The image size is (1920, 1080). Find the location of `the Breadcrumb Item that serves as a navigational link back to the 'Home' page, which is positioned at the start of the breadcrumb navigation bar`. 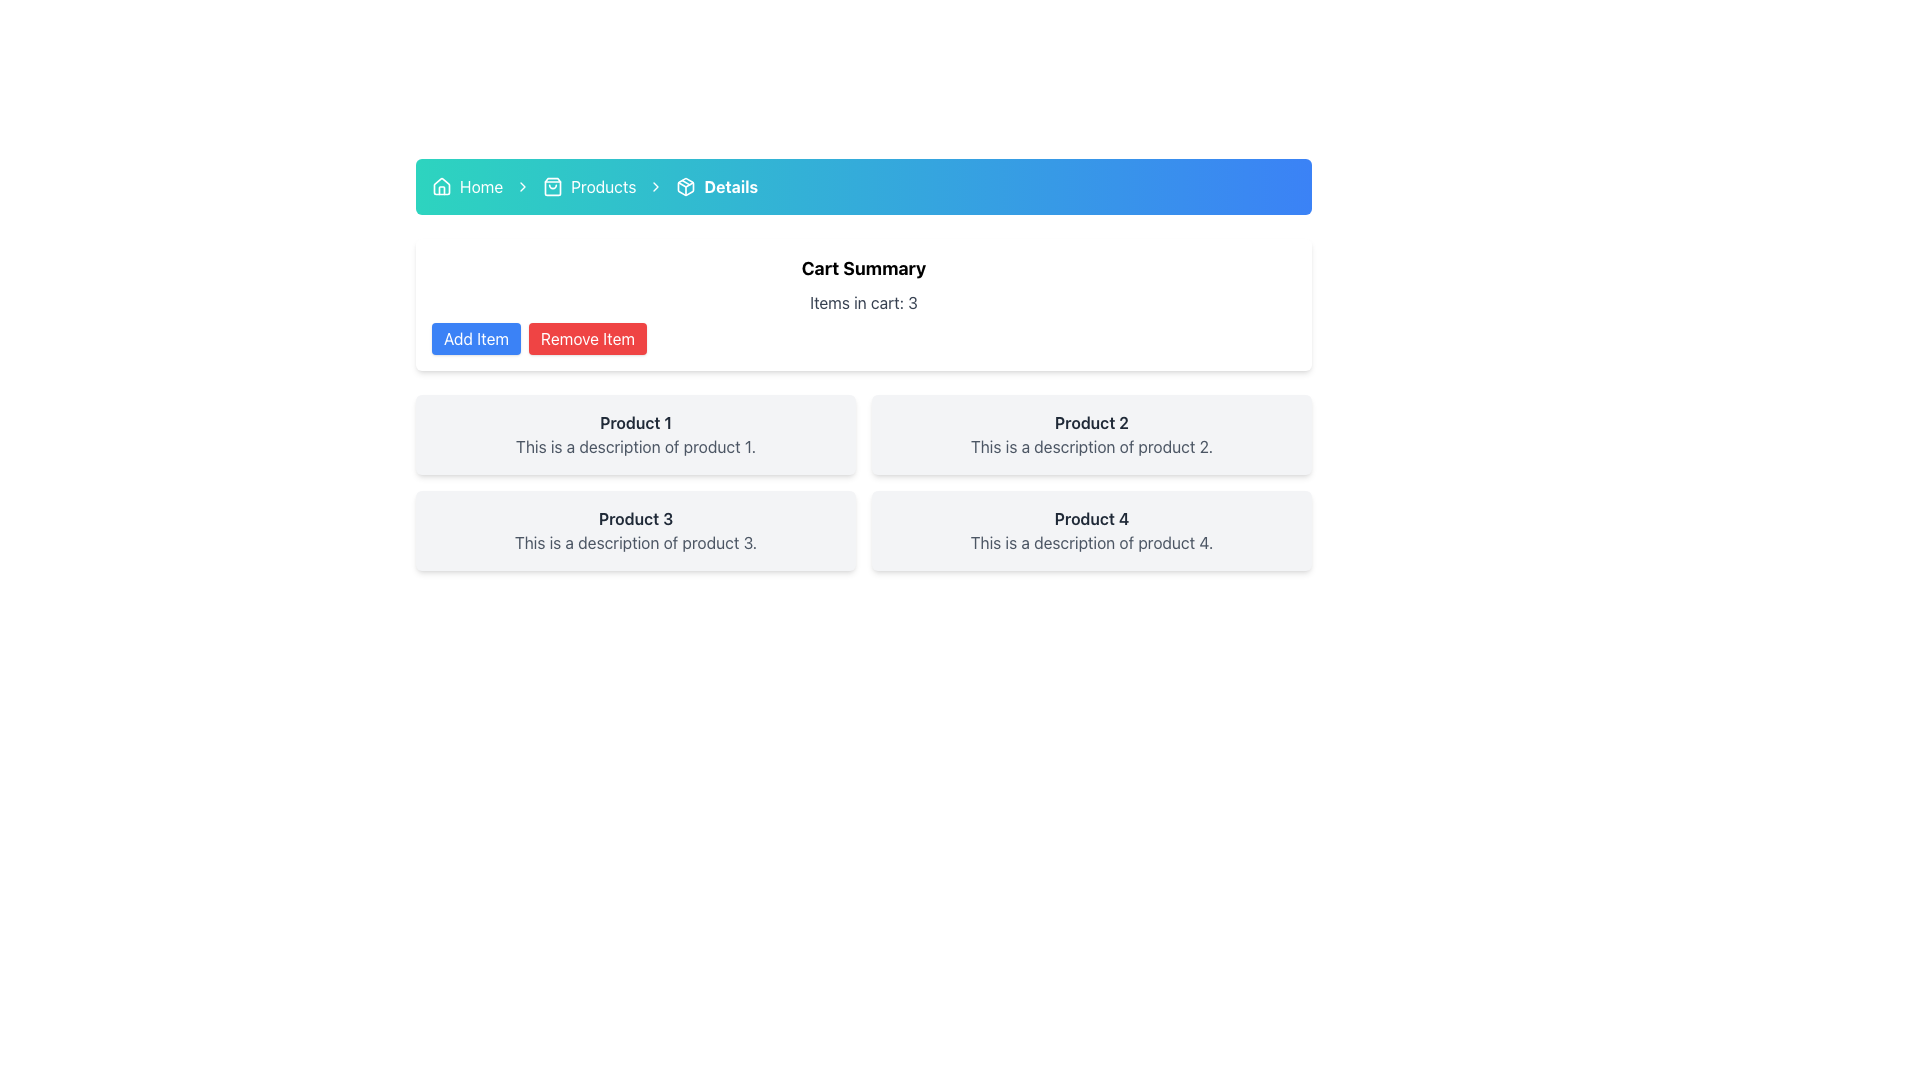

the Breadcrumb Item that serves as a navigational link back to the 'Home' page, which is positioned at the start of the breadcrumb navigation bar is located at coordinates (466, 186).